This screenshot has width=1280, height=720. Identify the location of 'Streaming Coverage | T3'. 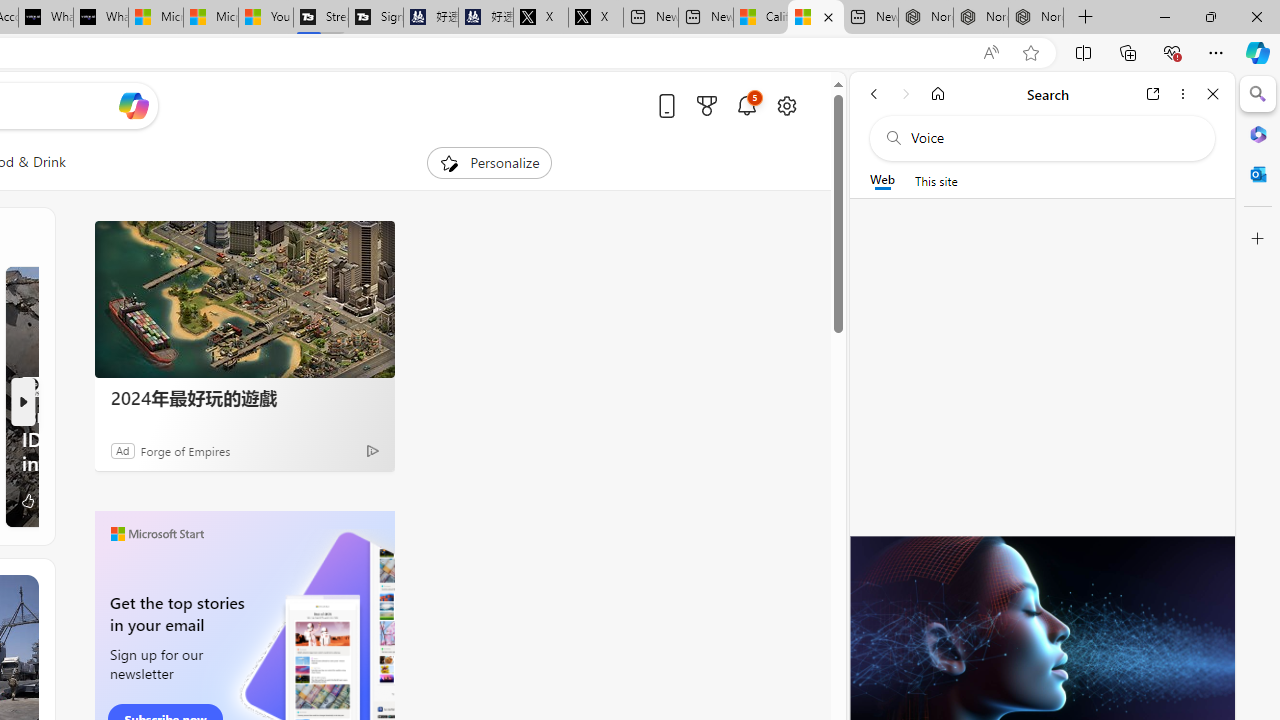
(321, 17).